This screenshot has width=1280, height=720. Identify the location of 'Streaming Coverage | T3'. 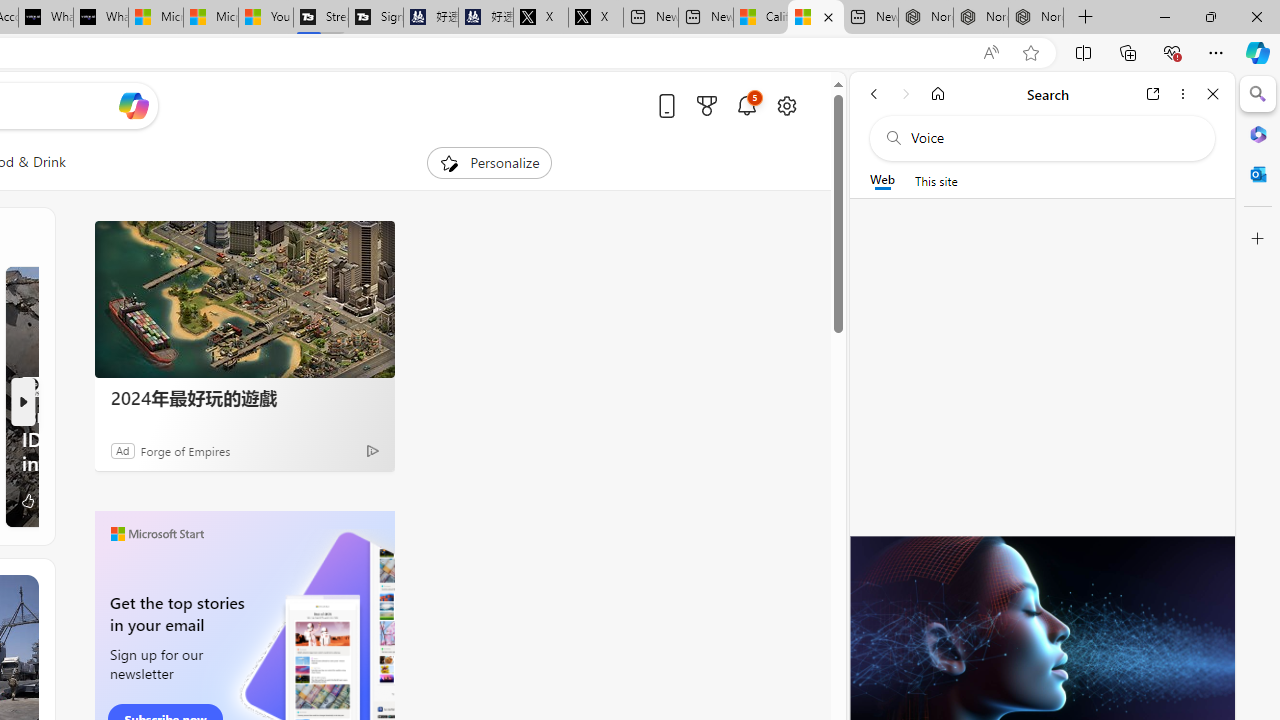
(321, 17).